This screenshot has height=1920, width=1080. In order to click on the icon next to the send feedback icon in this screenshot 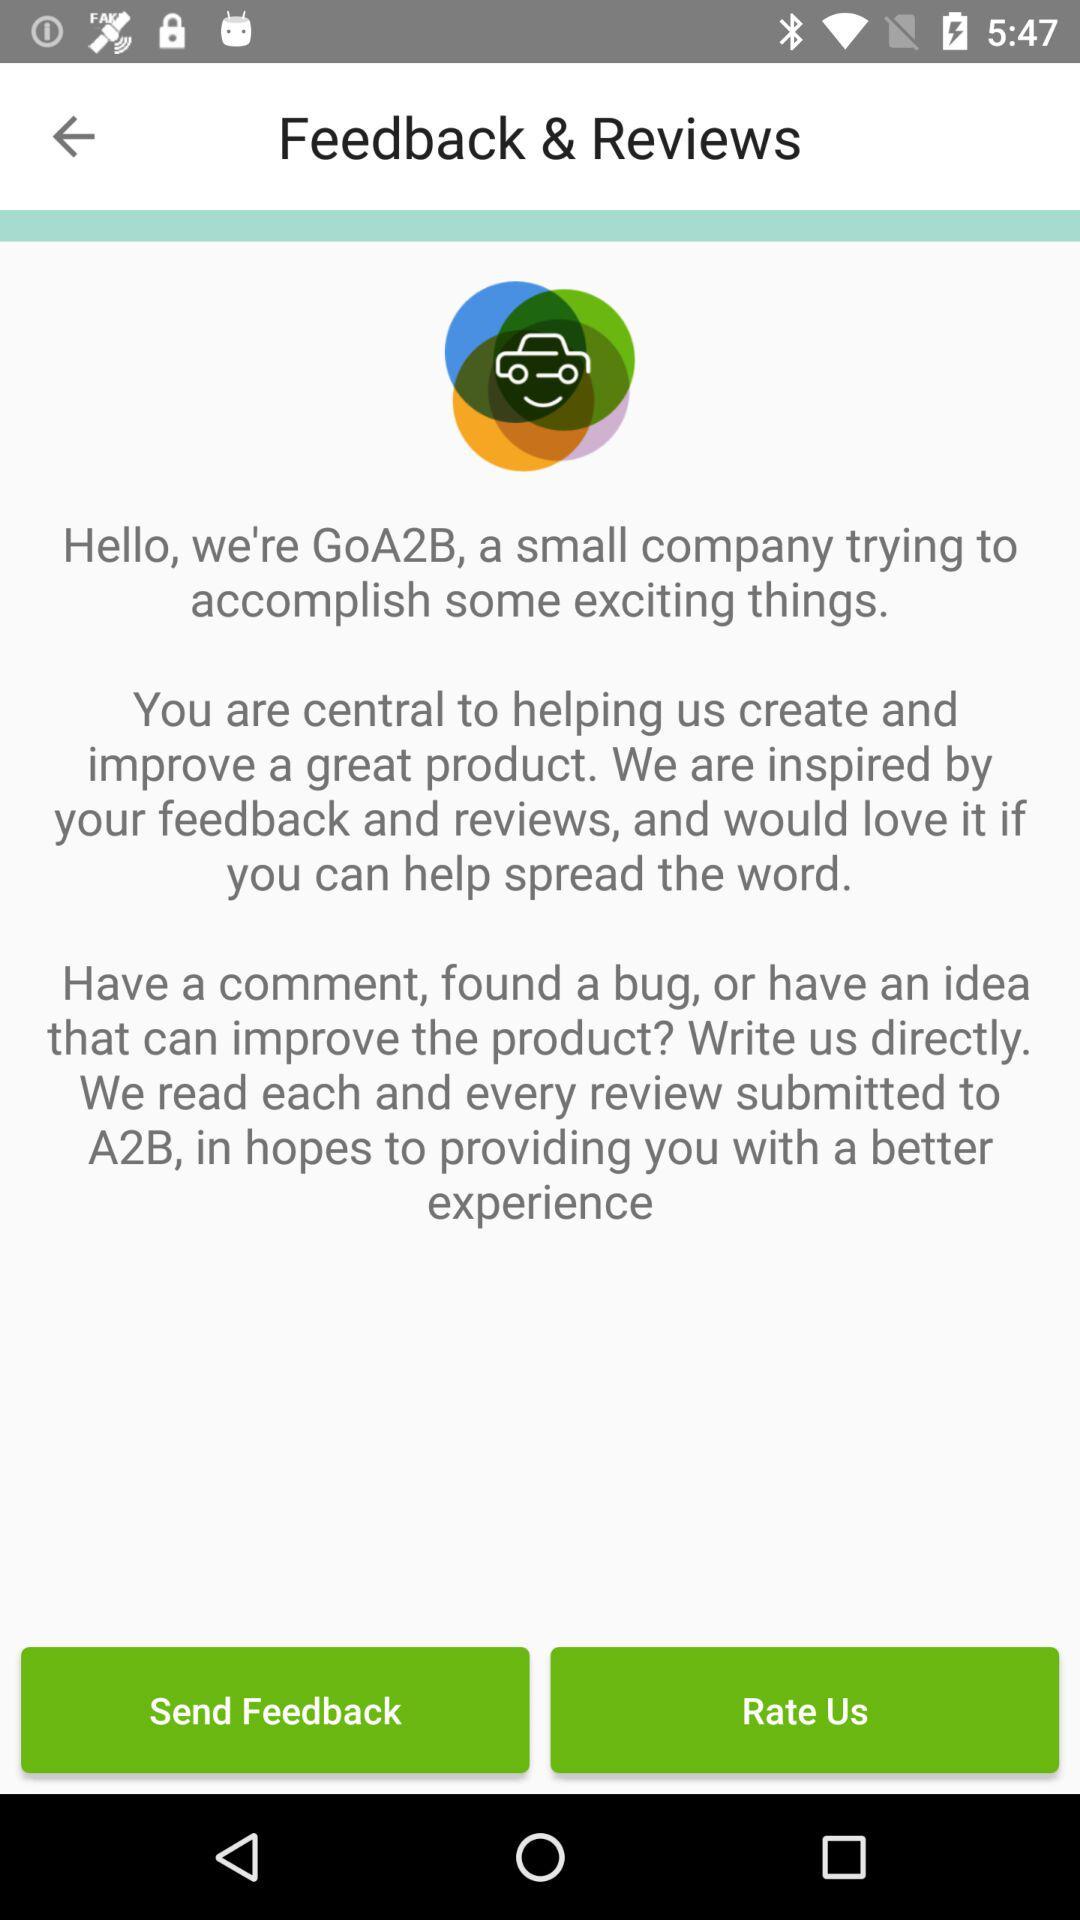, I will do `click(803, 1708)`.